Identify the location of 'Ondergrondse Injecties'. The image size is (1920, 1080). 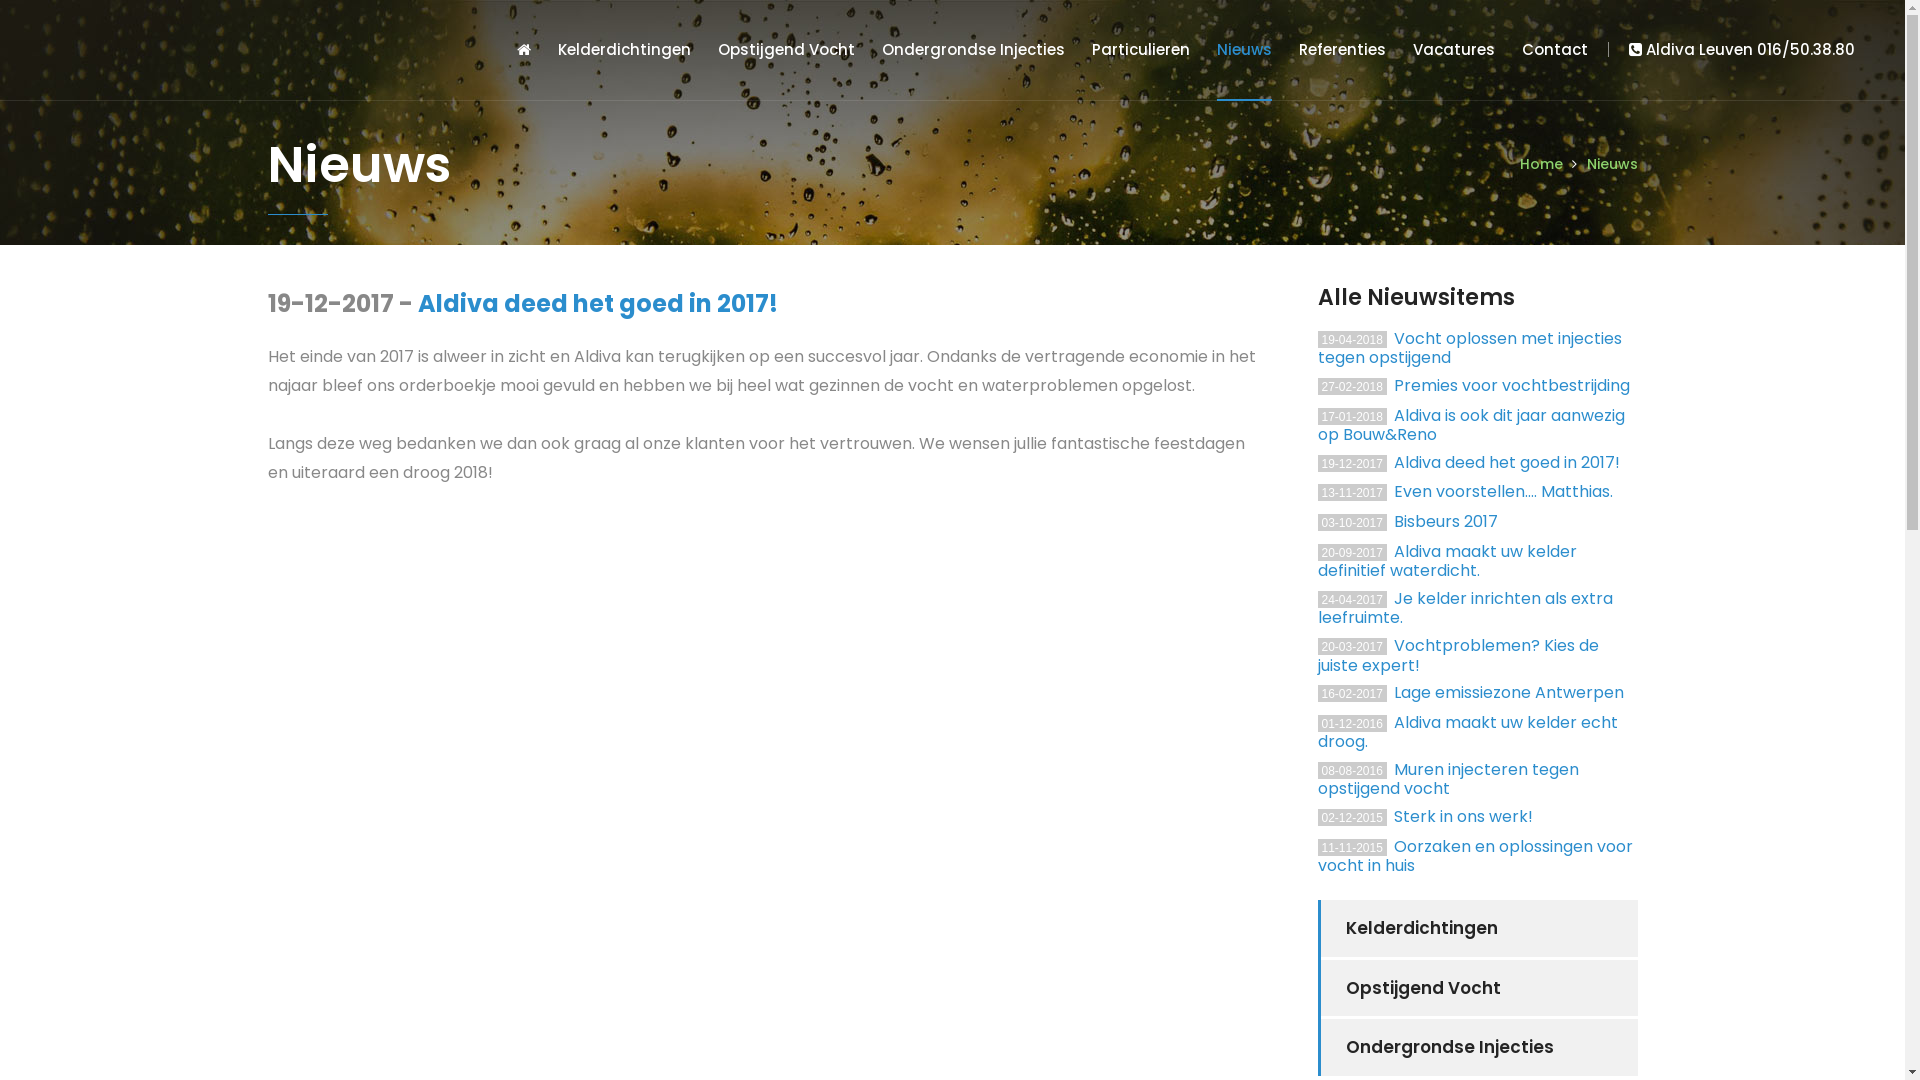
(1478, 1046).